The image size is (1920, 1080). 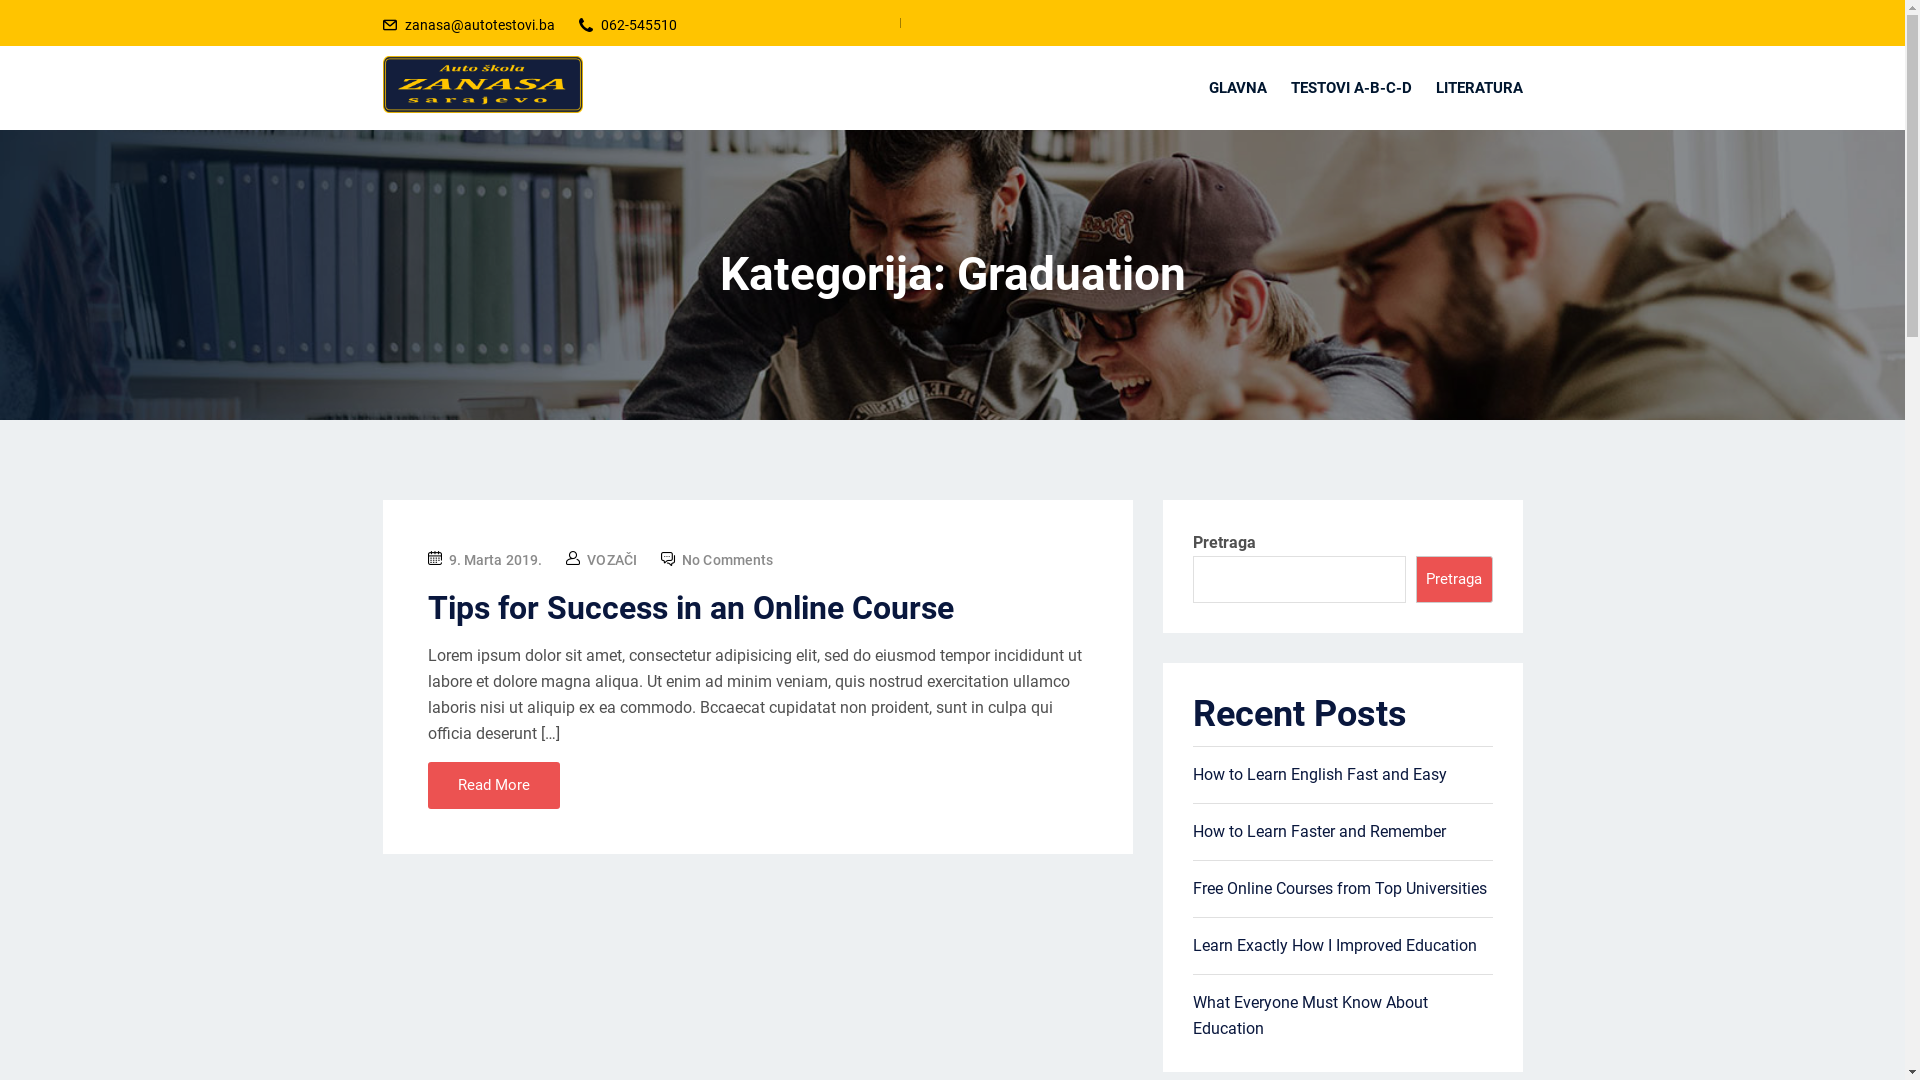 What do you see at coordinates (495, 559) in the screenshot?
I see `'9. Marta 2019.'` at bounding box center [495, 559].